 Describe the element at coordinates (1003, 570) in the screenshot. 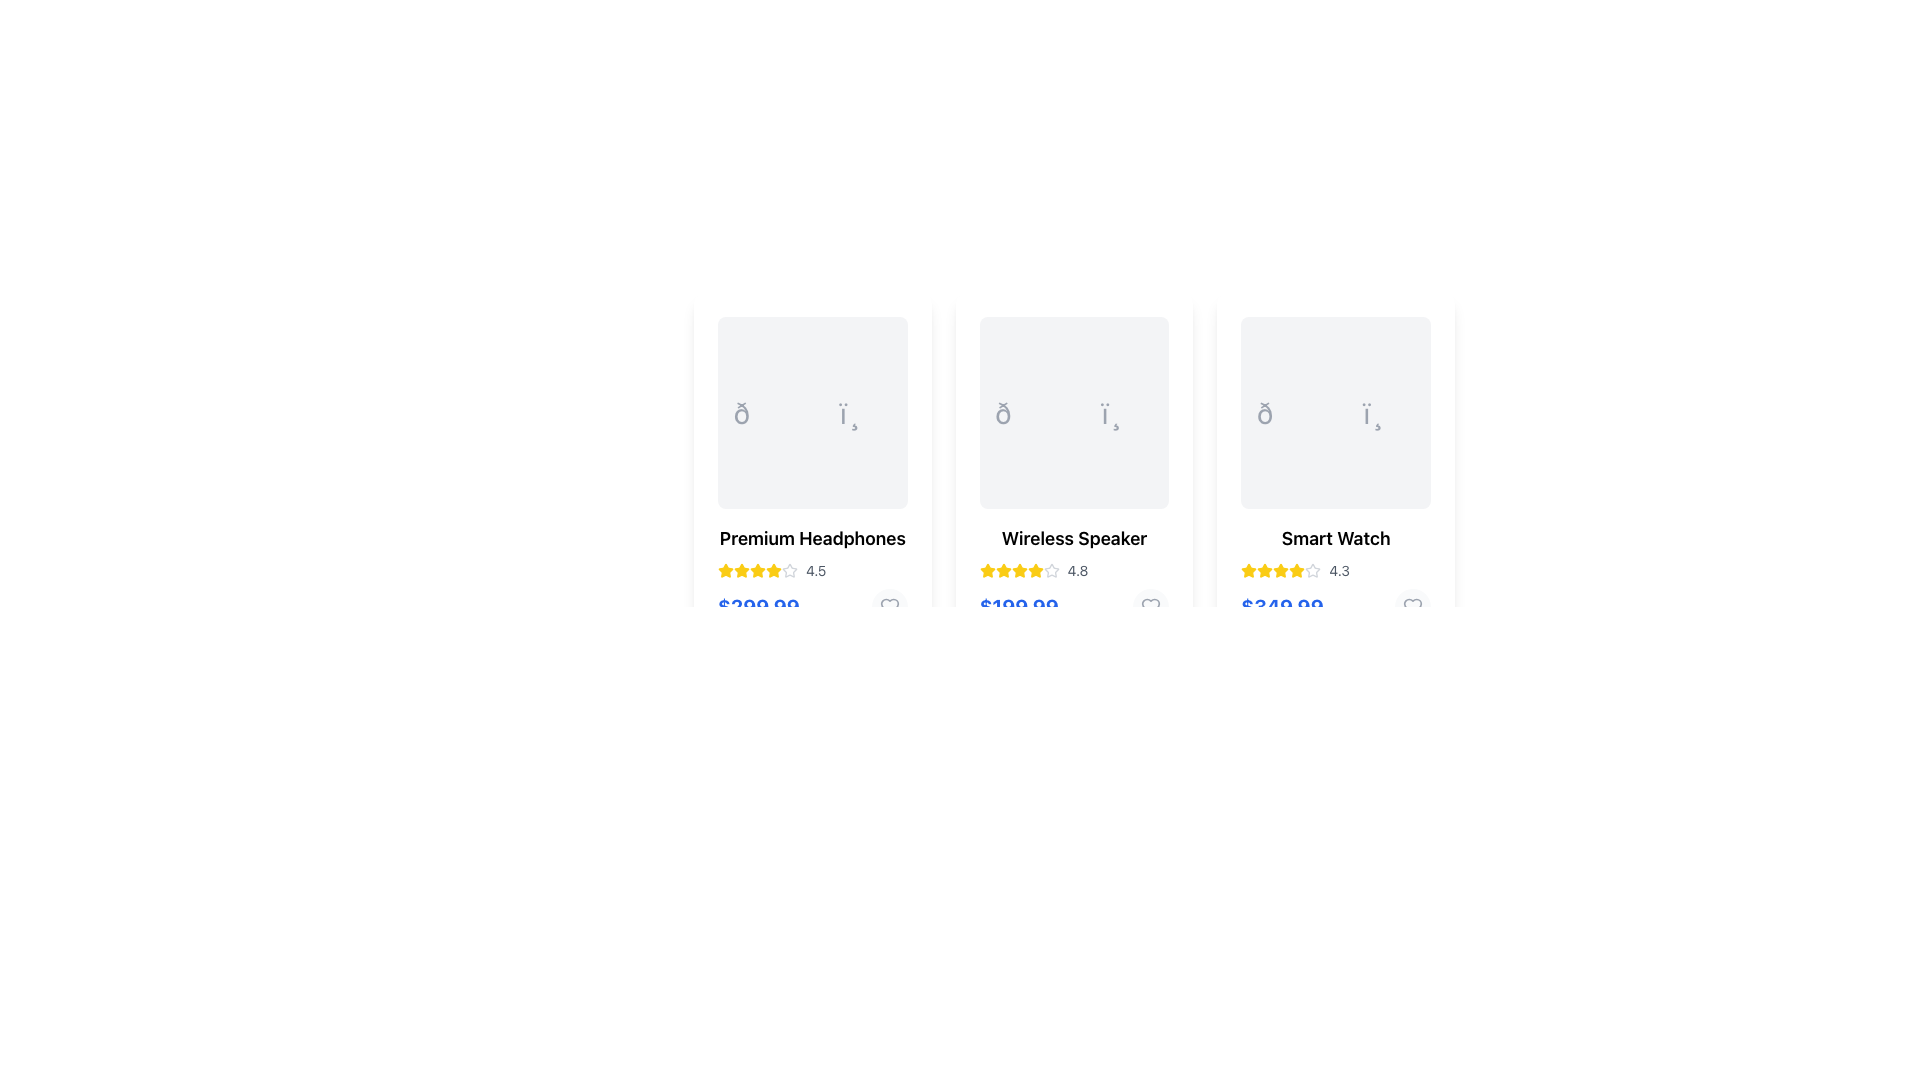

I see `the third yellow star icon in the rating section of the 'Wireless Speaker' product card` at that location.